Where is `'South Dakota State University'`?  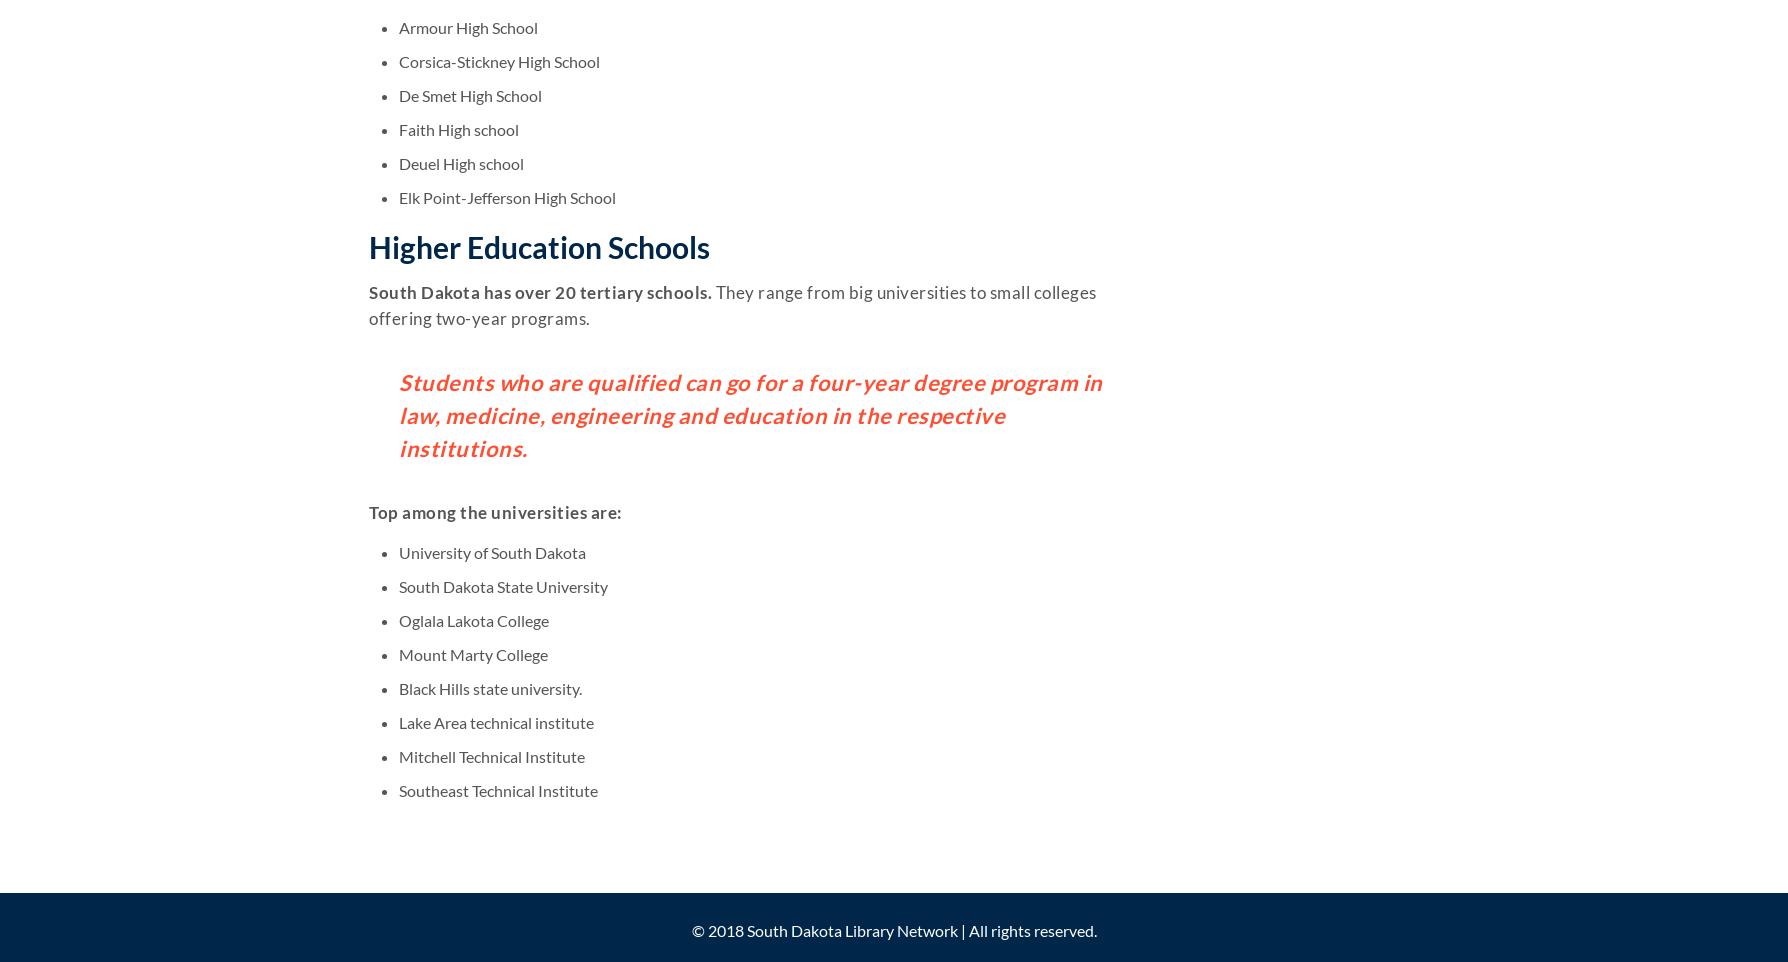
'South Dakota State University' is located at coordinates (398, 584).